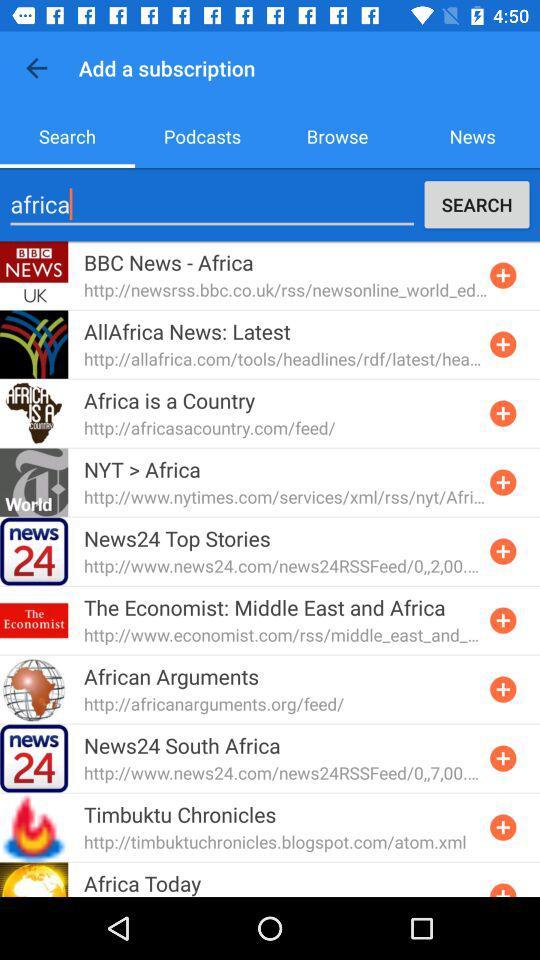 Image resolution: width=540 pixels, height=960 pixels. What do you see at coordinates (36, 68) in the screenshot?
I see `icon next to the add a subscription` at bounding box center [36, 68].